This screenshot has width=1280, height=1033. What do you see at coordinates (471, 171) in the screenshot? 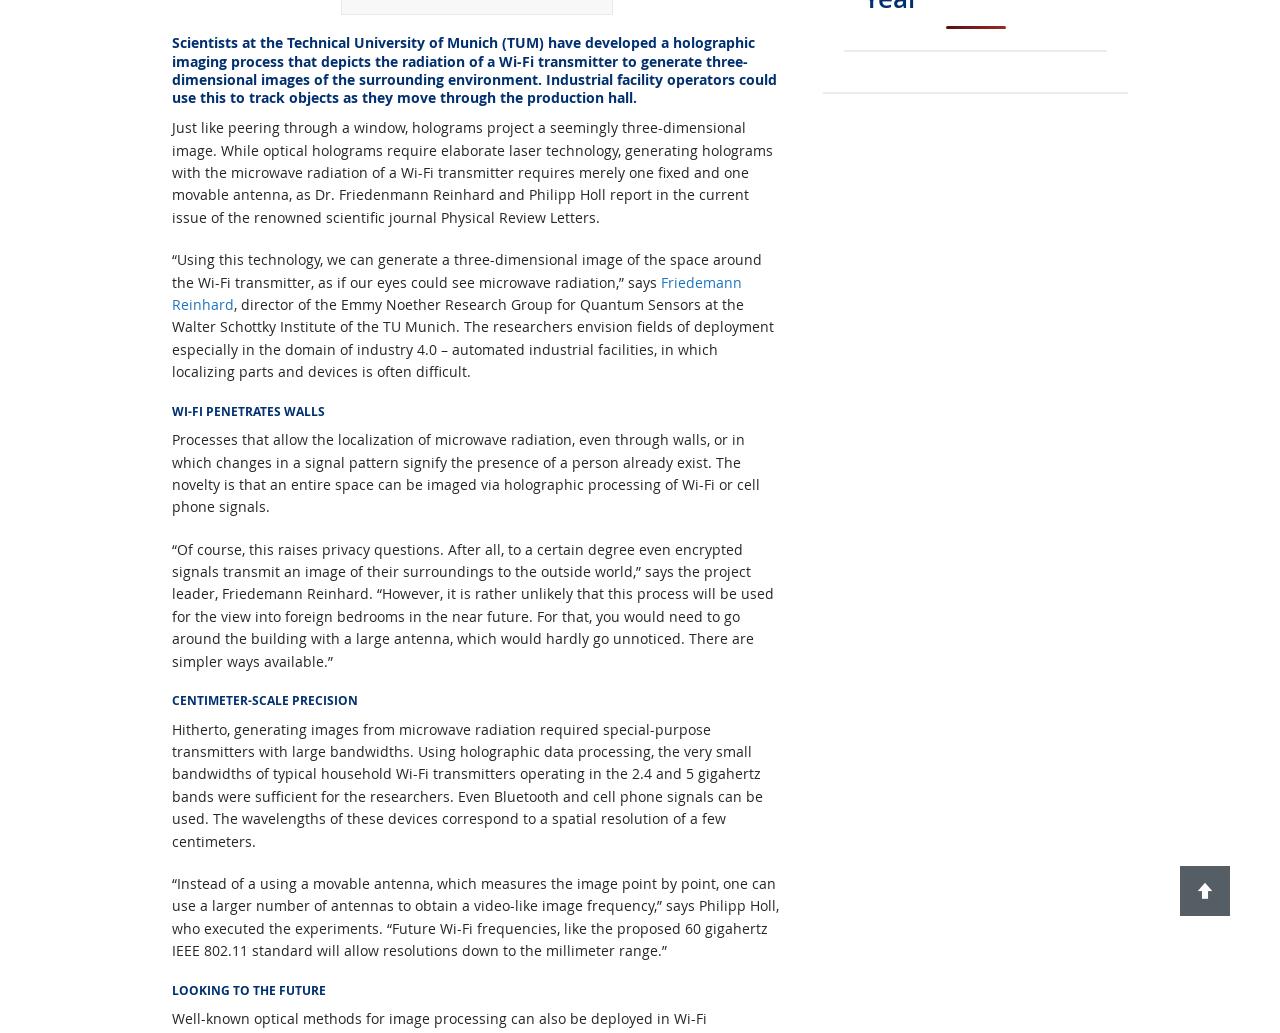
I see `'Just like peering through a window, holograms project a seemingly three-dimensional image. While optical holograms require elaborate laser technology, generating holograms with the microwave radiation of a Wi-Fi transmitter requires merely one fixed and one movable antenna, as Dr. Friedenmann Reinhard and Philipp Holl report in the current issue of the renowned scientific journal Physical Review Letters.'` at bounding box center [471, 171].